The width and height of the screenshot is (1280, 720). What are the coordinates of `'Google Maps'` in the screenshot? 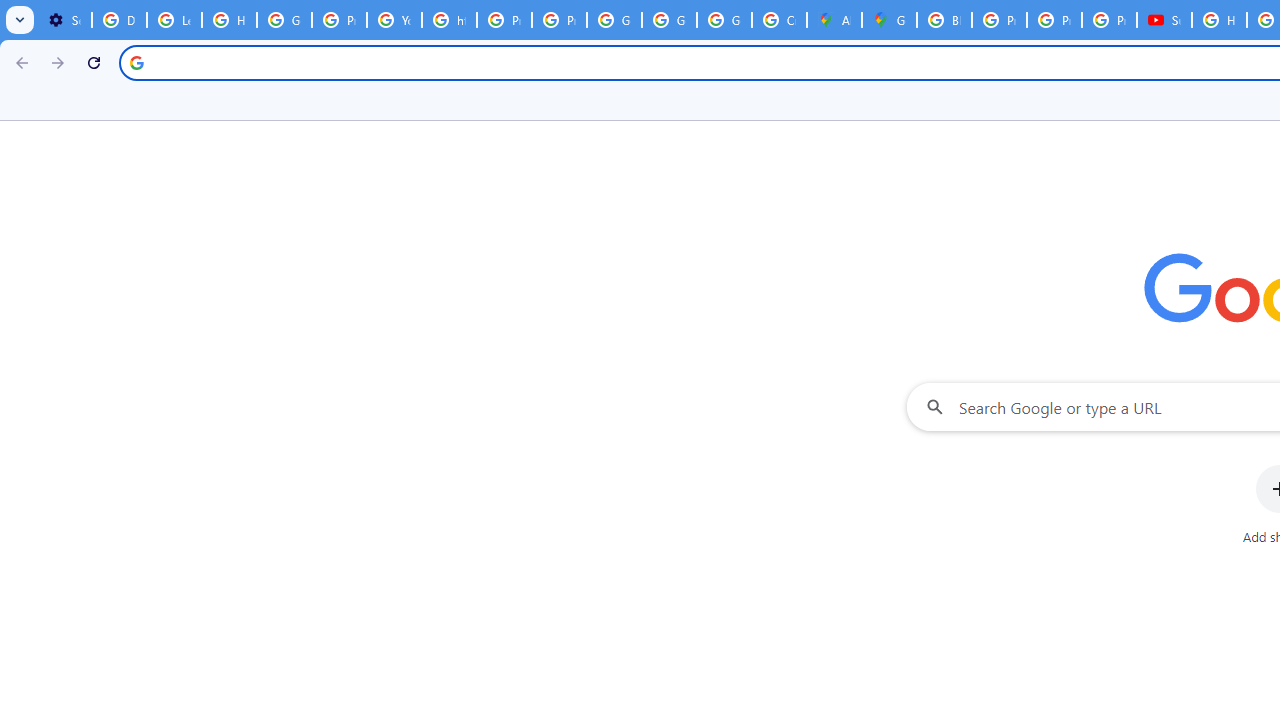 It's located at (887, 20).